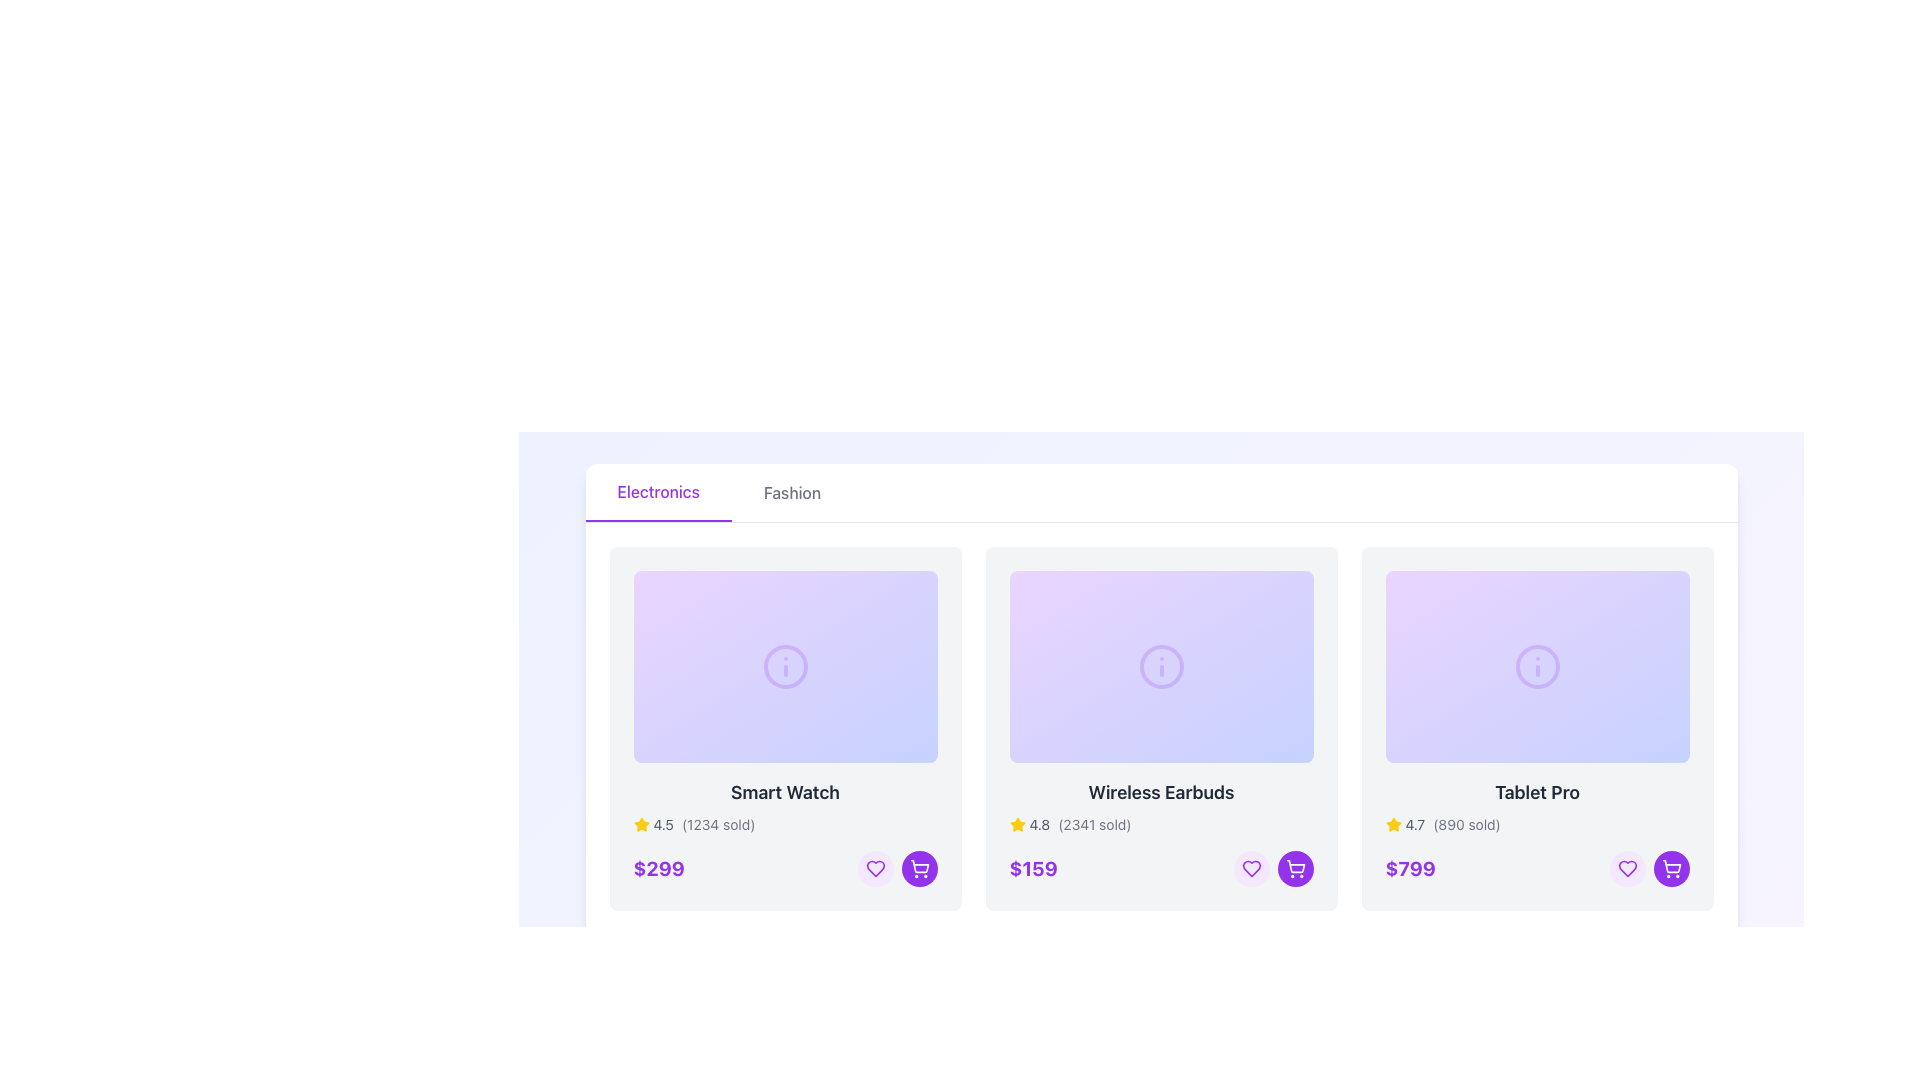 Image resolution: width=1920 pixels, height=1080 pixels. I want to click on price information displayed below the product name and rating details for the 'Smart Watch', so click(784, 867).